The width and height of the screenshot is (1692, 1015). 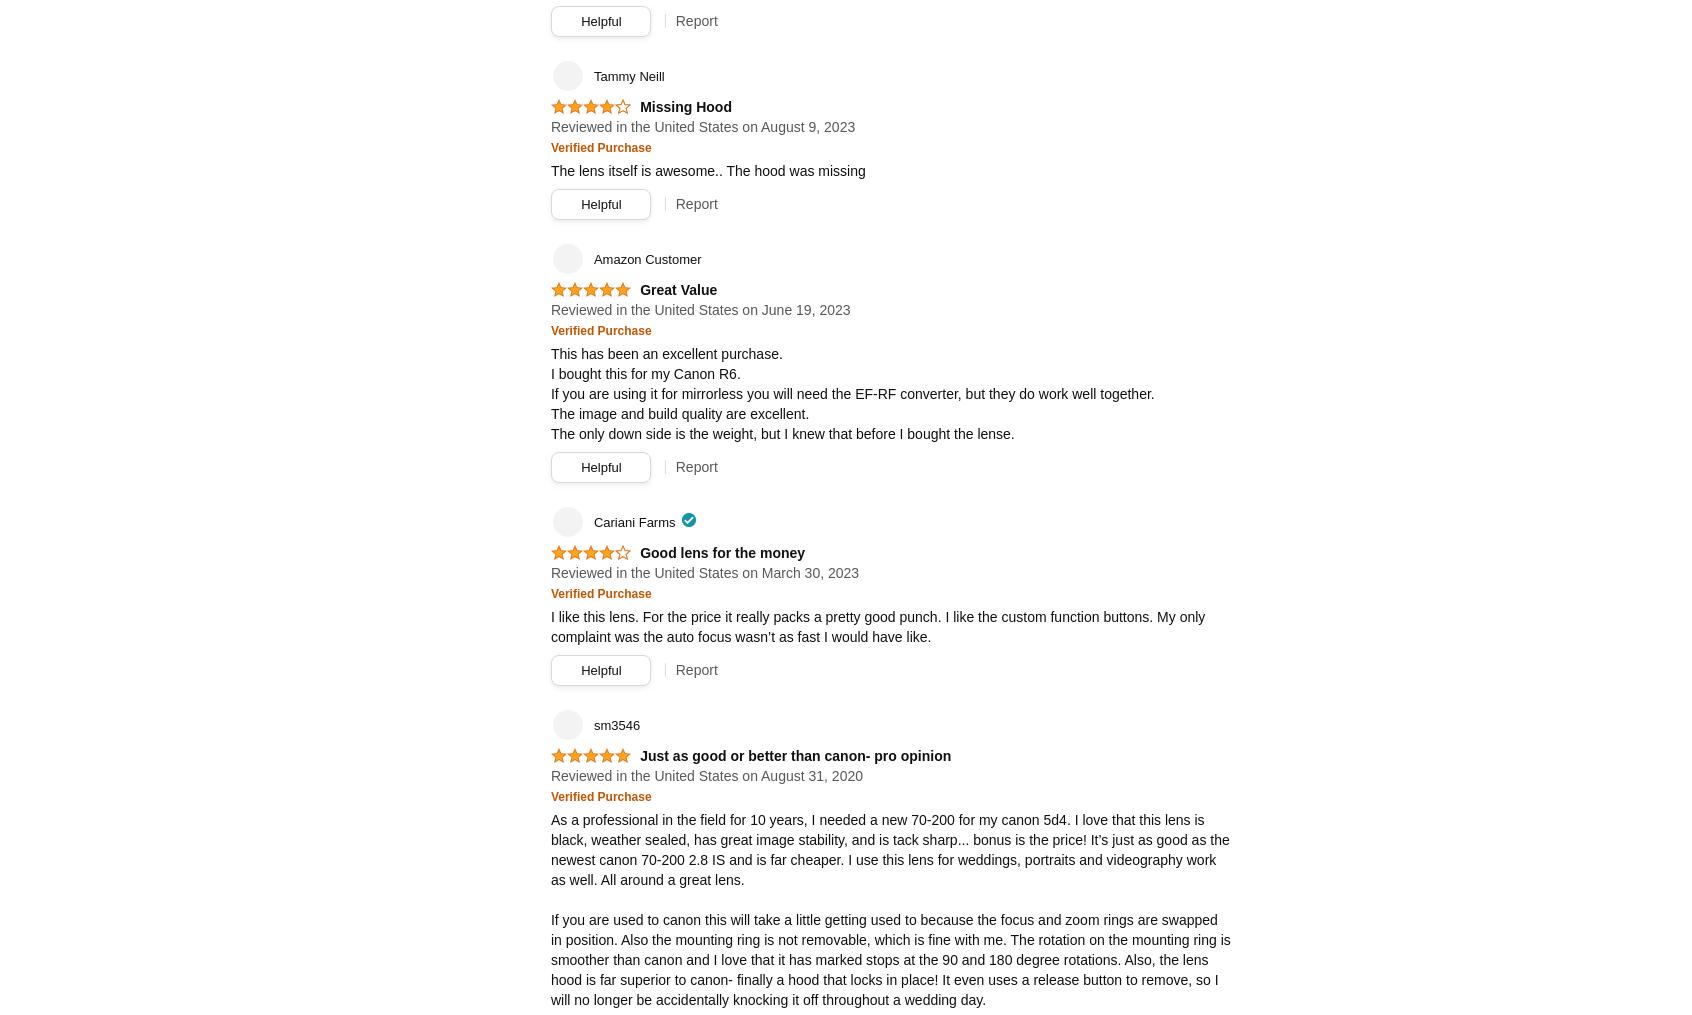 What do you see at coordinates (586, 191) in the screenshot?
I see `'Tripod Ring:'` at bounding box center [586, 191].